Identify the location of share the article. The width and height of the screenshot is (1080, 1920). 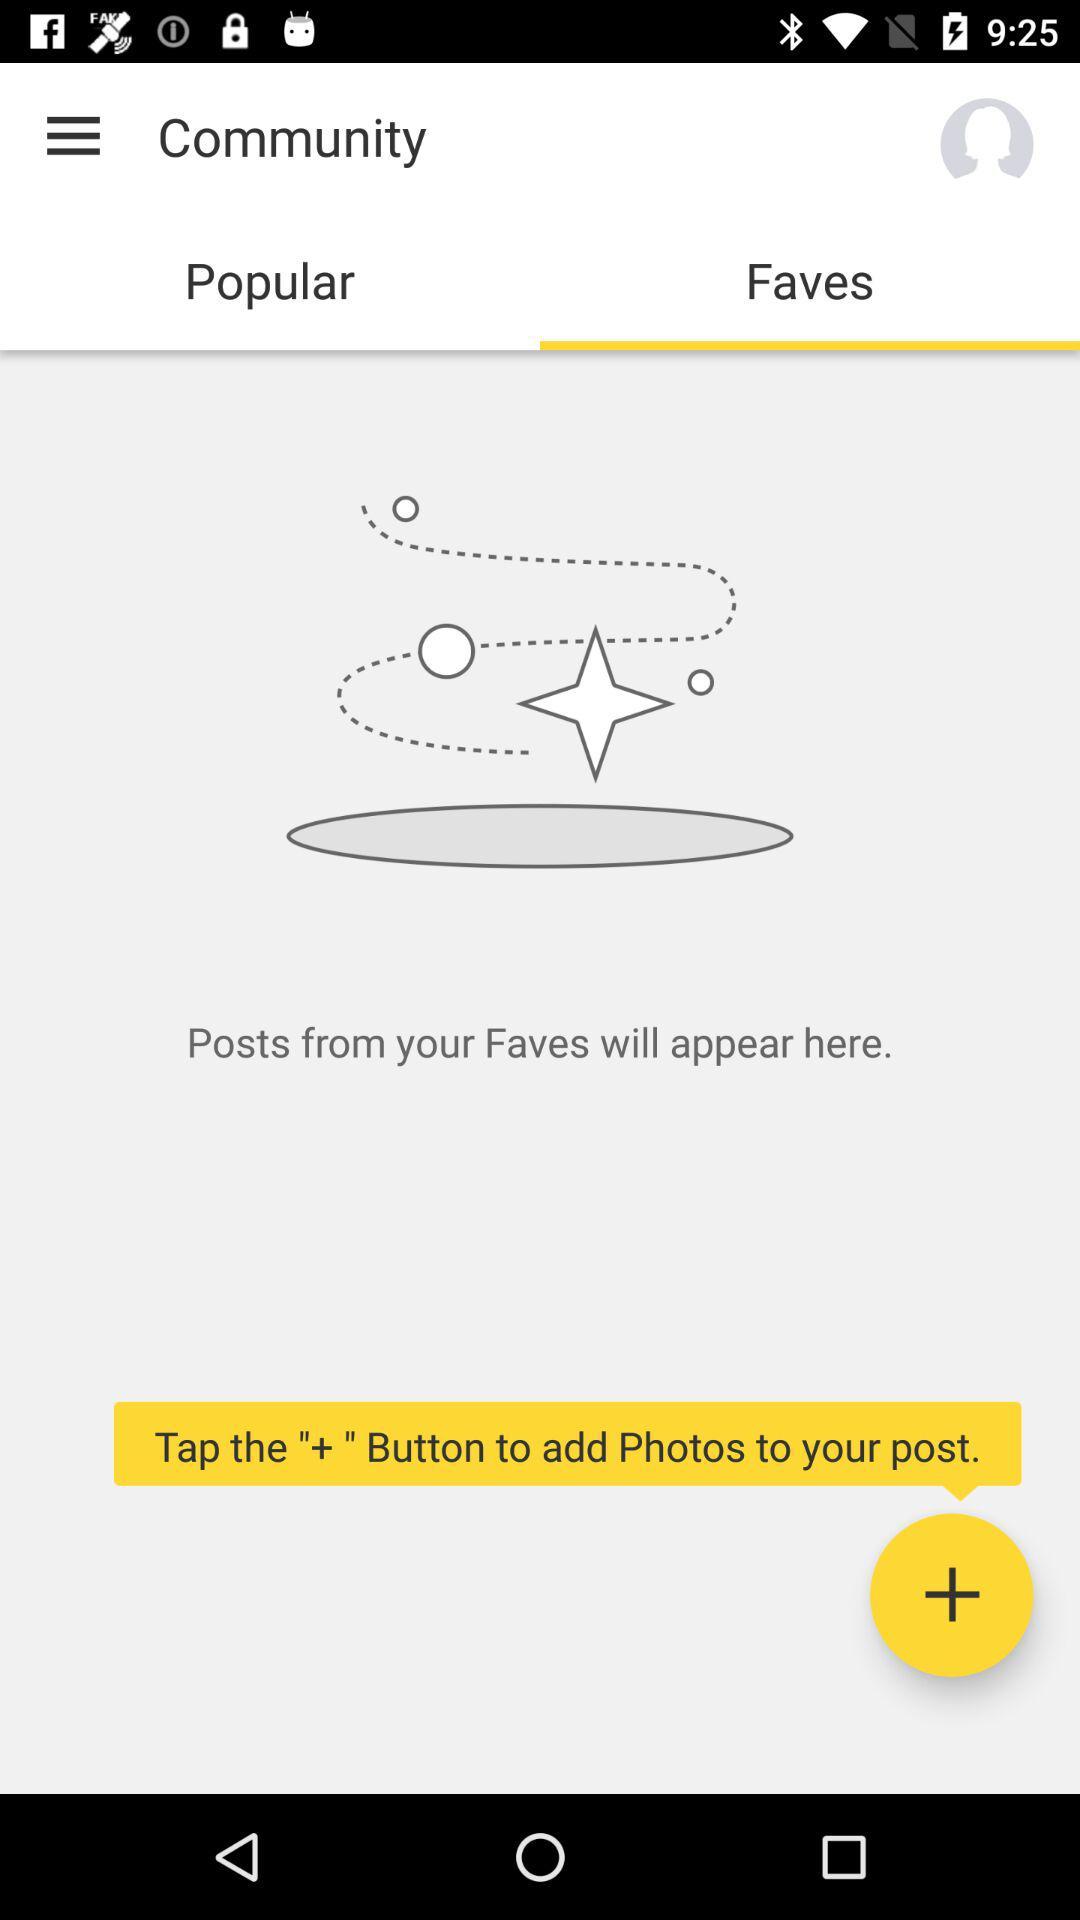
(950, 1594).